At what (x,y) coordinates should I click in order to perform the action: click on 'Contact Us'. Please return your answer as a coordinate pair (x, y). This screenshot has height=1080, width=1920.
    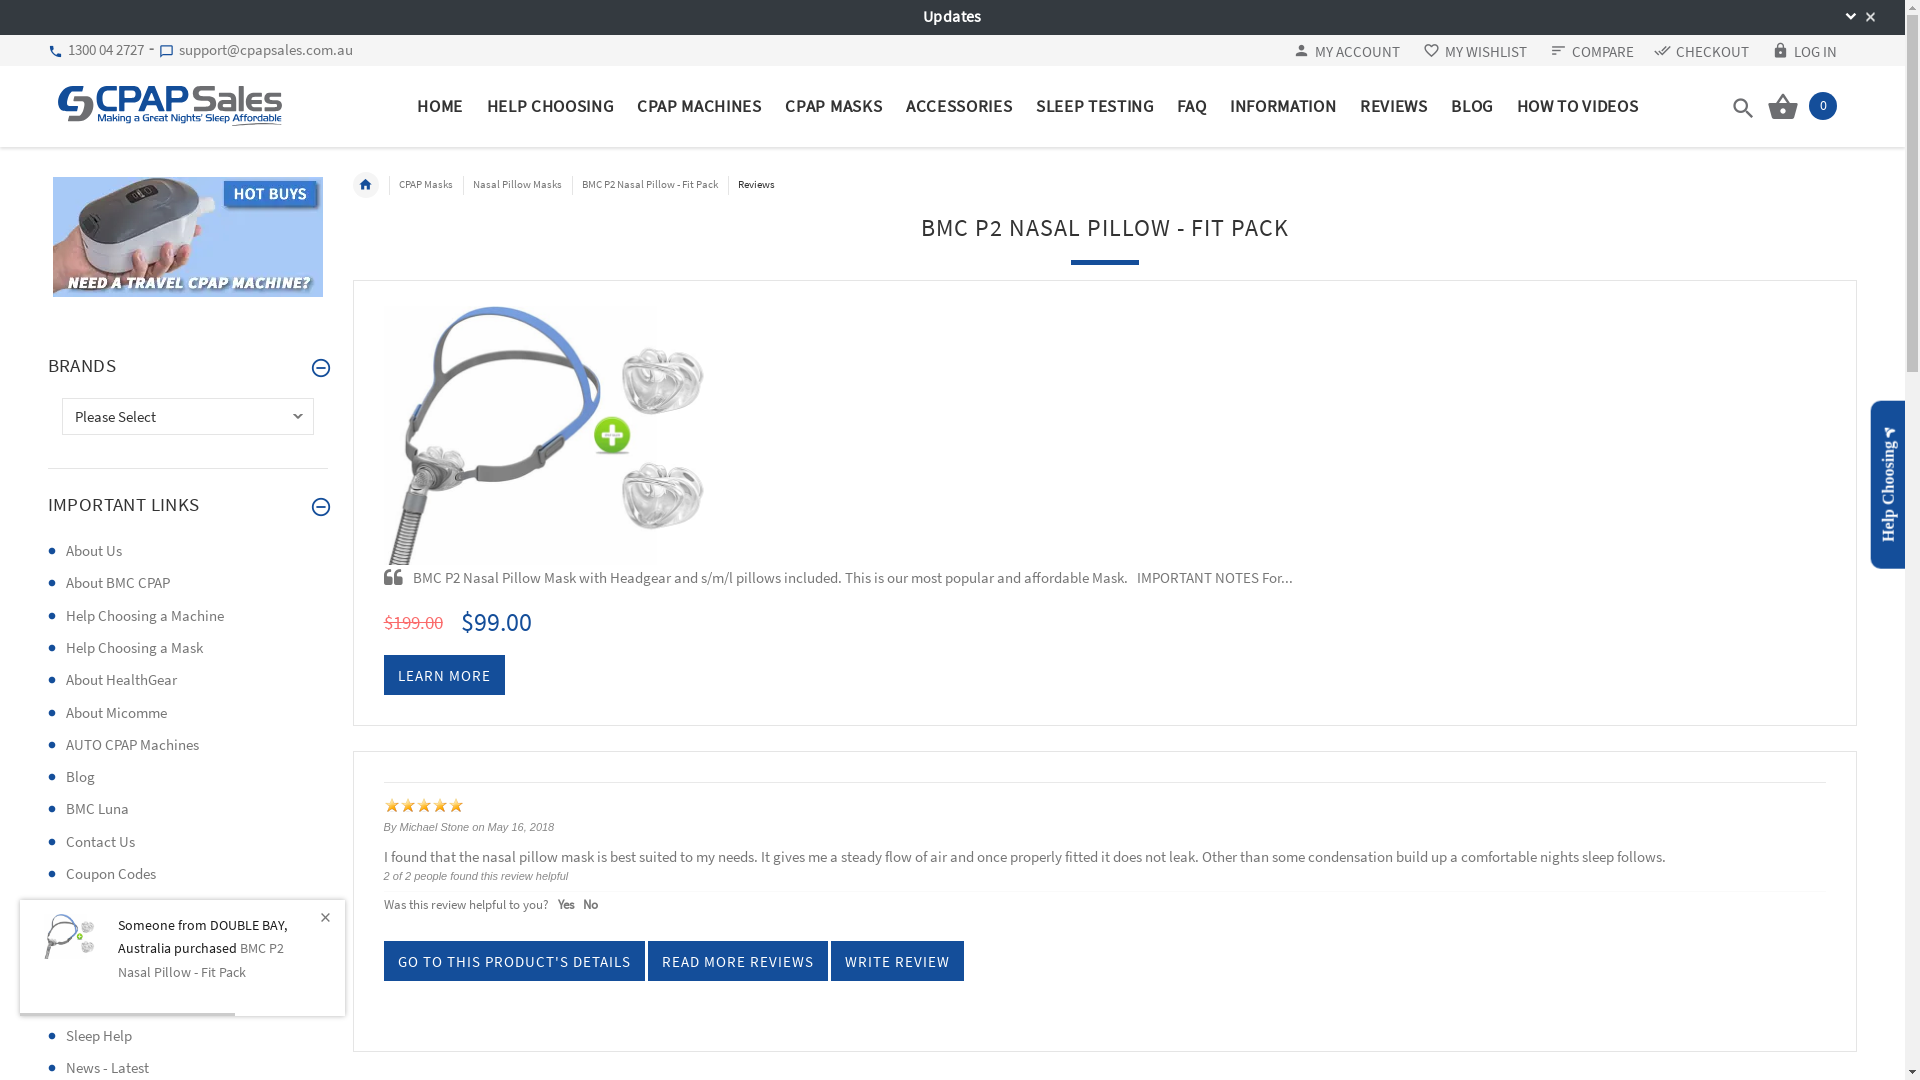
    Looking at the image, I should click on (99, 841).